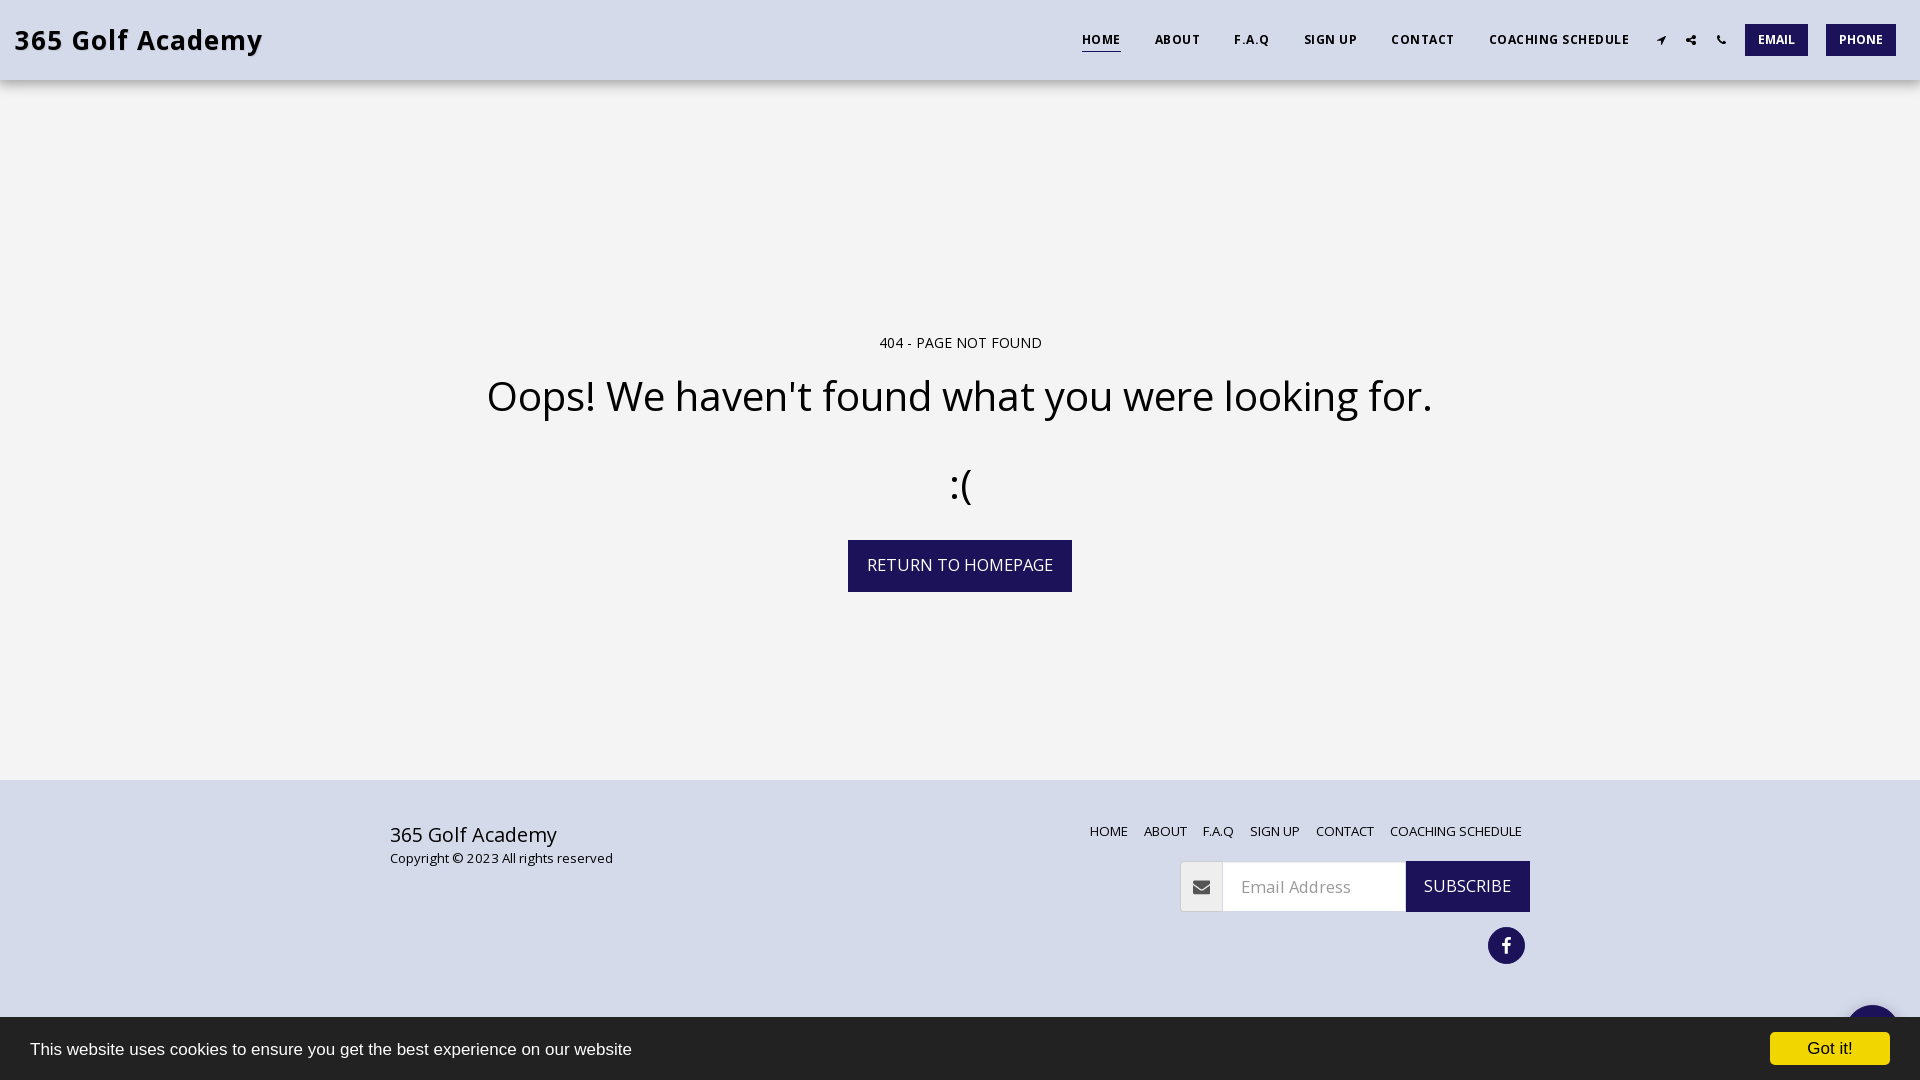  I want to click on '365 Golf Academy', so click(14, 39).